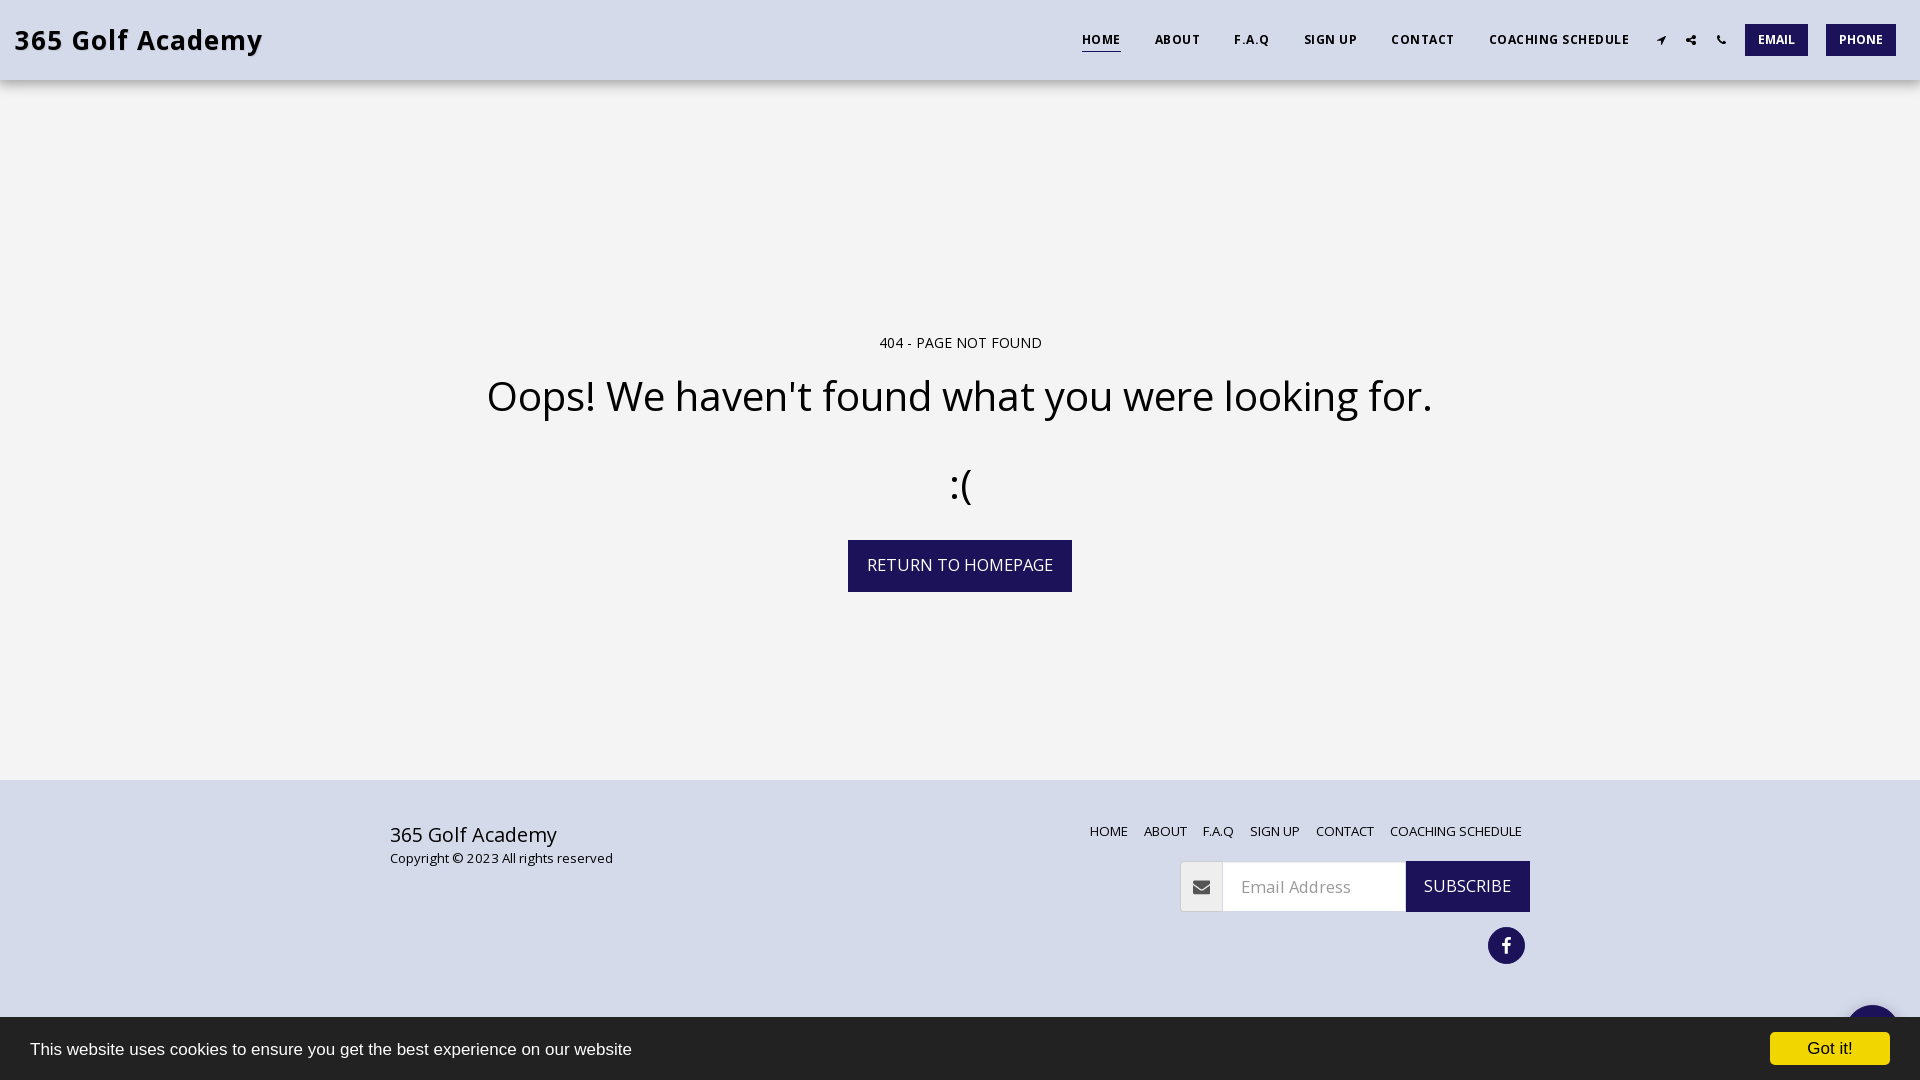  I want to click on '365 Golf Academy', so click(14, 39).